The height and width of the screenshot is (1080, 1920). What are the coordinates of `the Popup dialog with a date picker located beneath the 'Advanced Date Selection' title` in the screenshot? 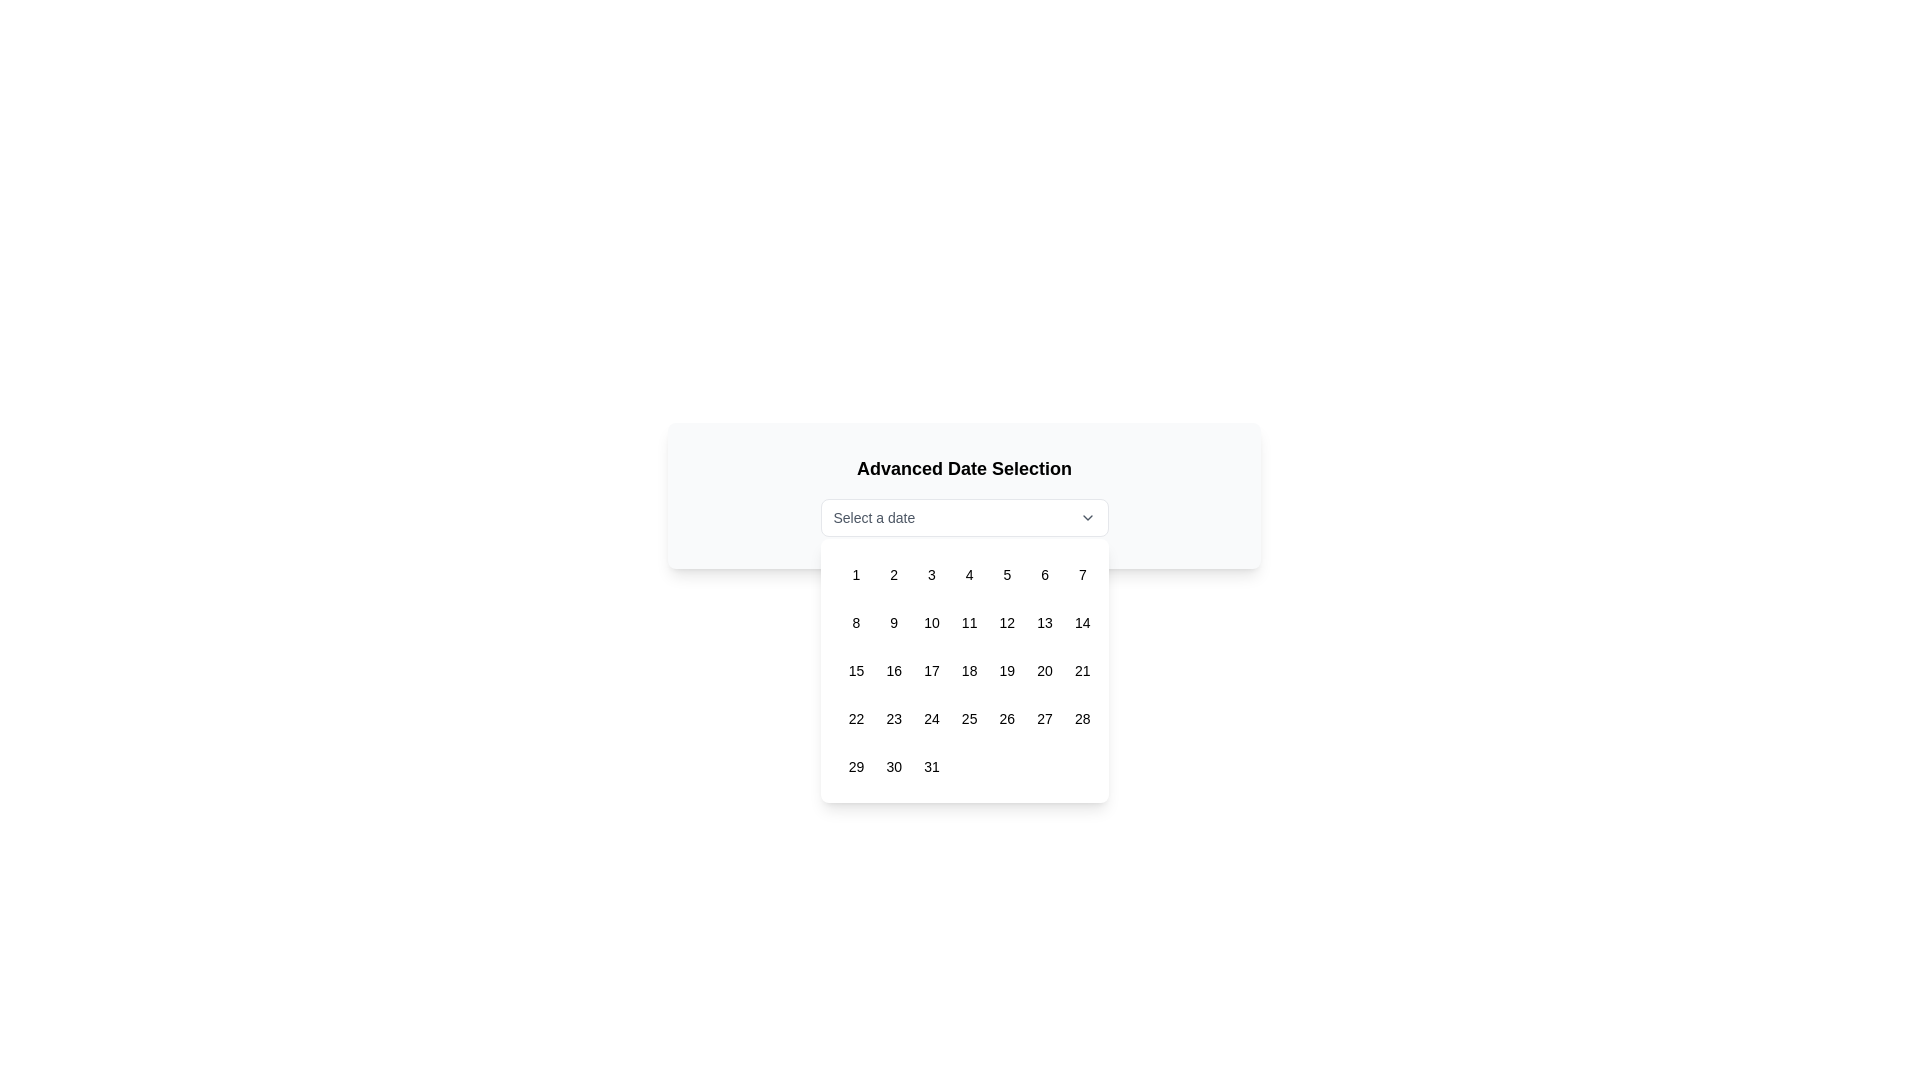 It's located at (964, 655).